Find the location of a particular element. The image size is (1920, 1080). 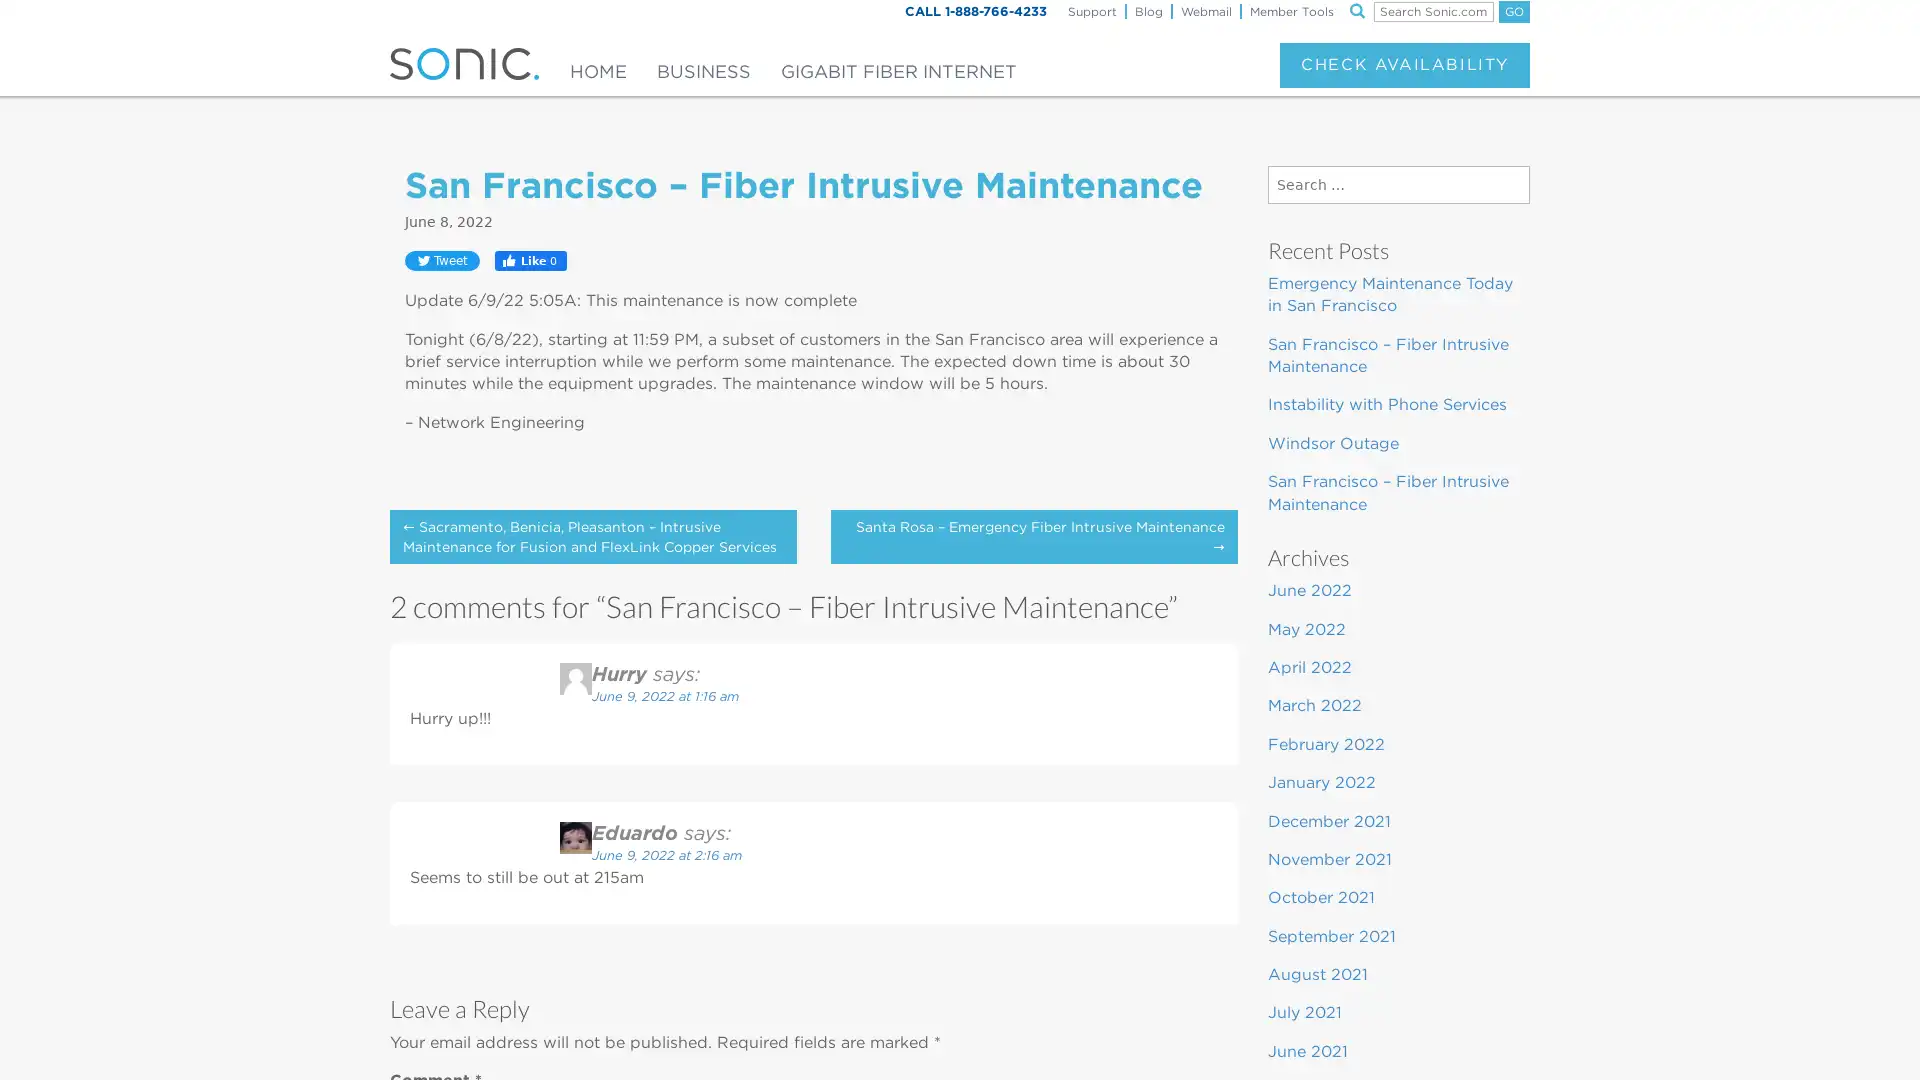

GO is located at coordinates (1514, 11).